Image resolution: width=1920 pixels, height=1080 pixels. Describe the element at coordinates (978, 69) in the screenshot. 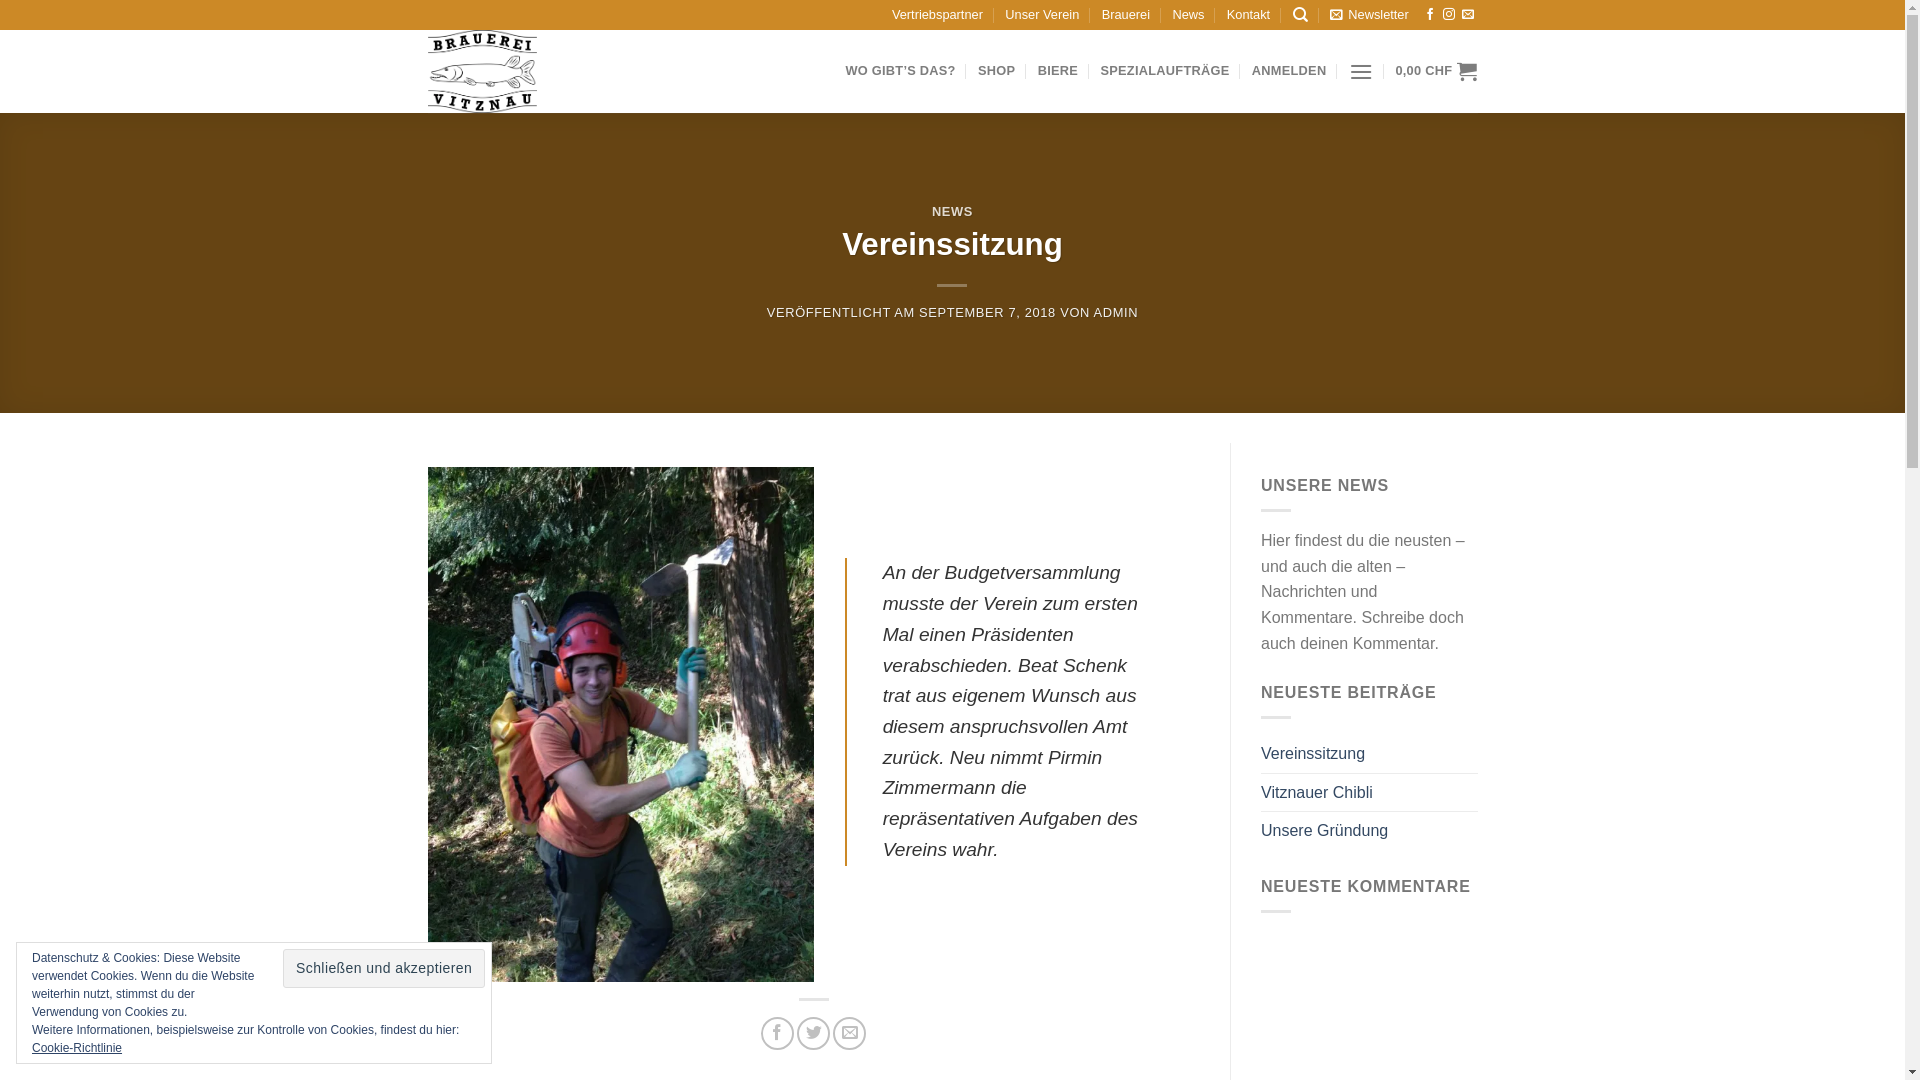

I see `'SHOP'` at that location.